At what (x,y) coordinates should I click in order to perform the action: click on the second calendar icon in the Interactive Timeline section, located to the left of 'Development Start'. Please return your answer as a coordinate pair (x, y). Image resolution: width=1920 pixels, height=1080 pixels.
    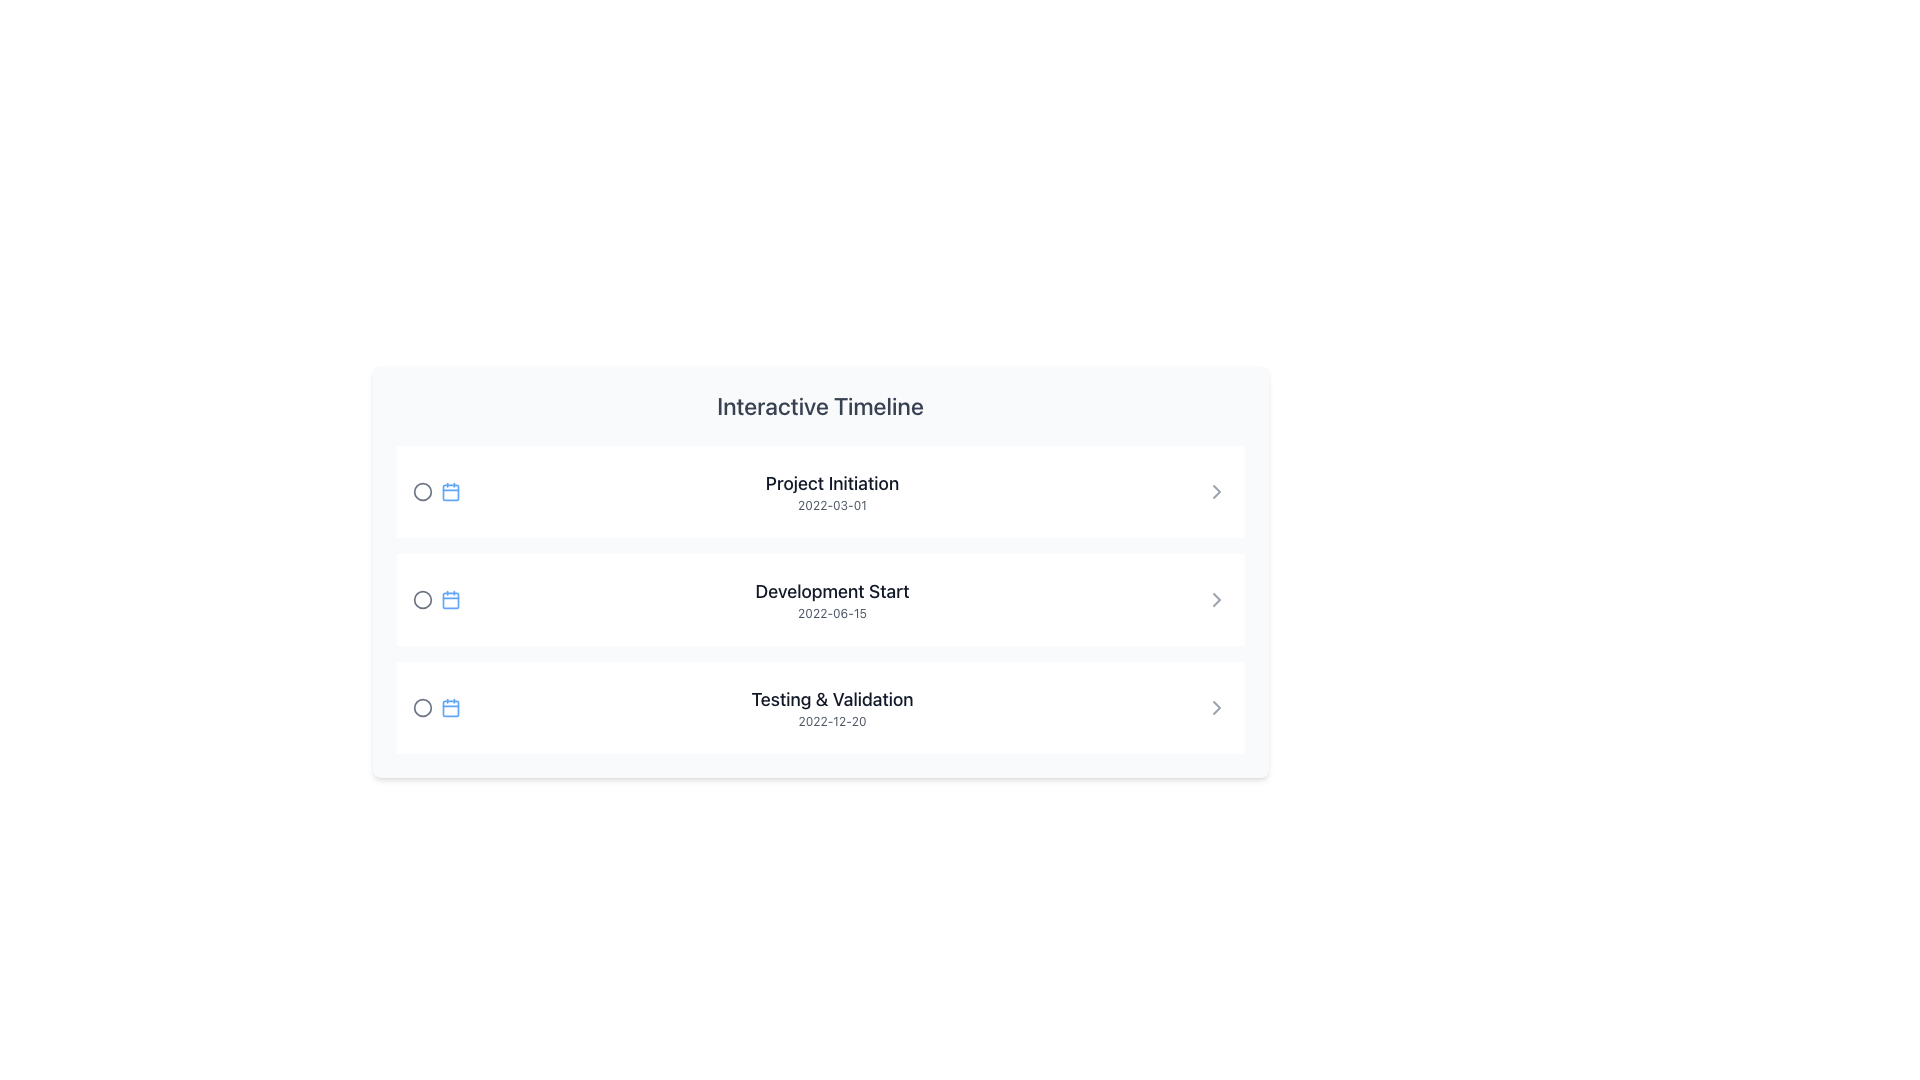
    Looking at the image, I should click on (449, 599).